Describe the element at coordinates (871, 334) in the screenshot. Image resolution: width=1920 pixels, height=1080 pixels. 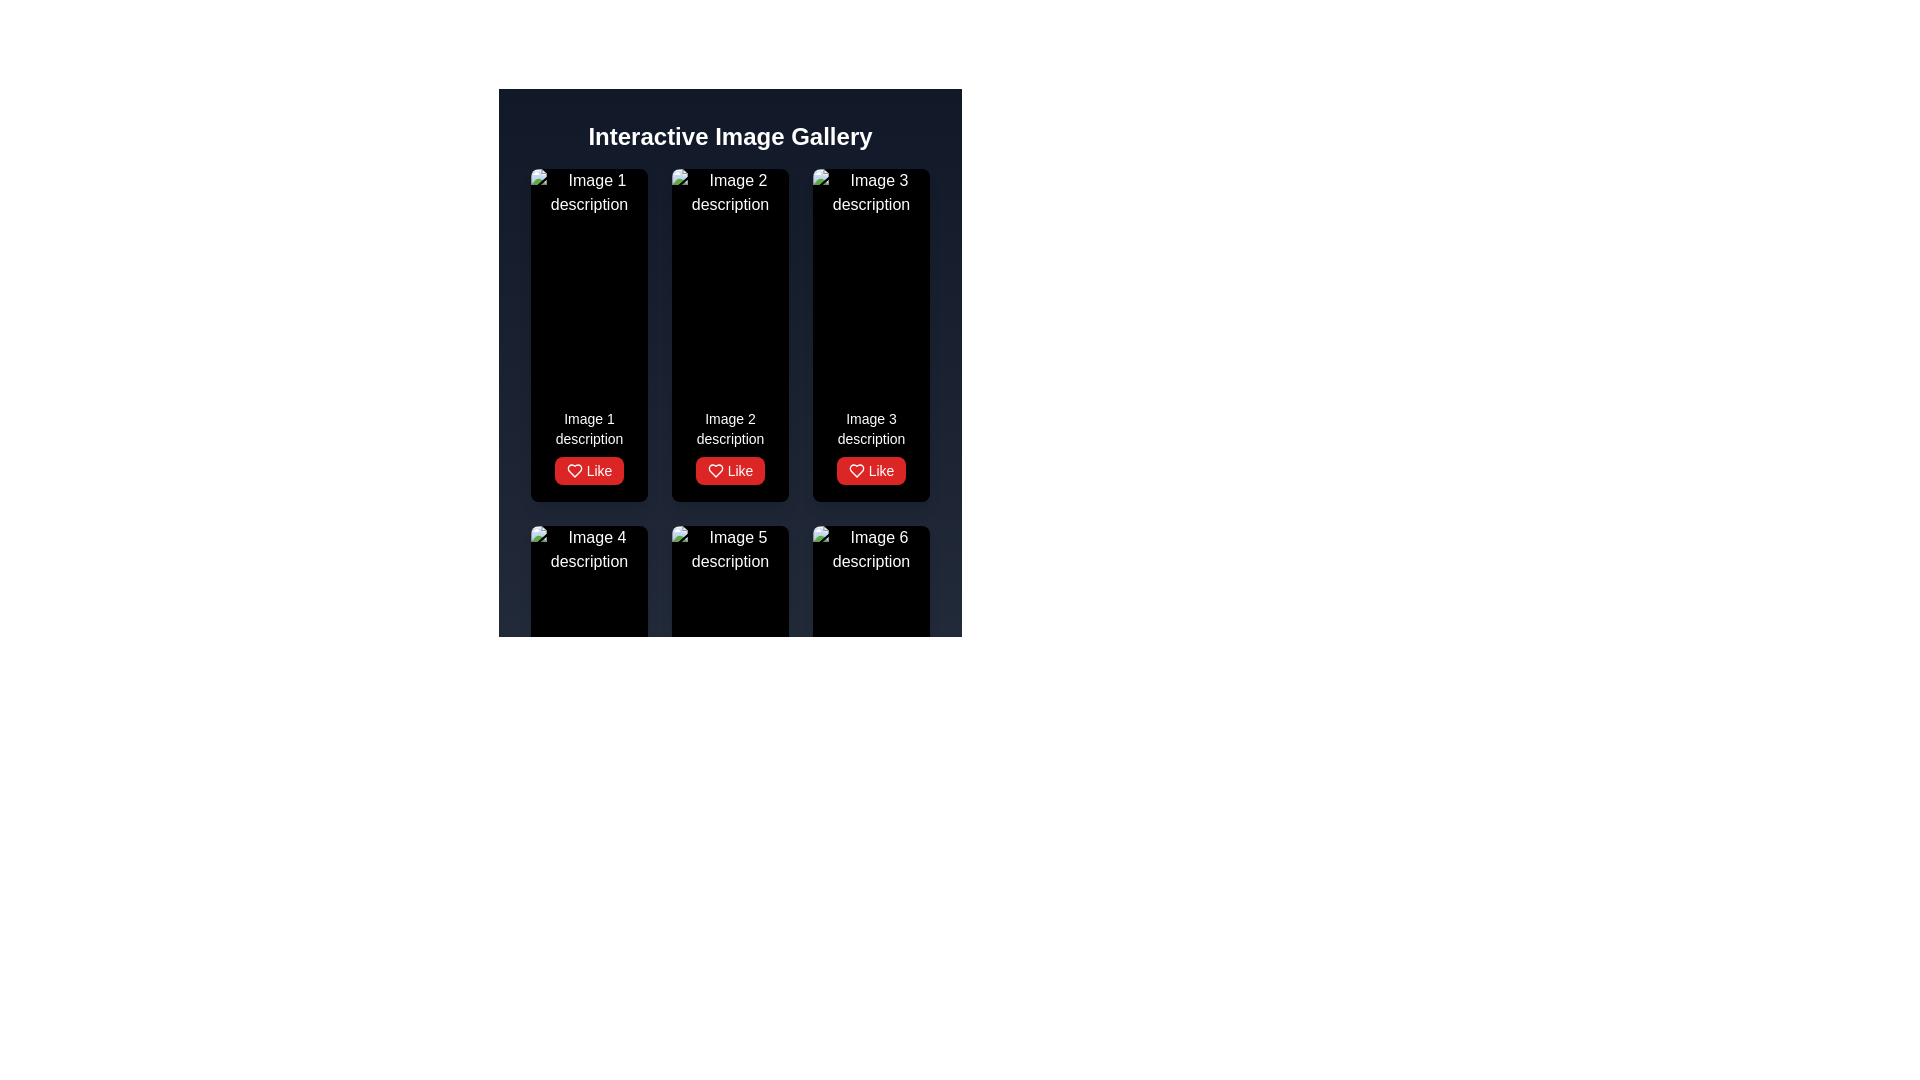
I see `the image in the third card of the 'Interactive Image Gallery' section to enlarge it` at that location.